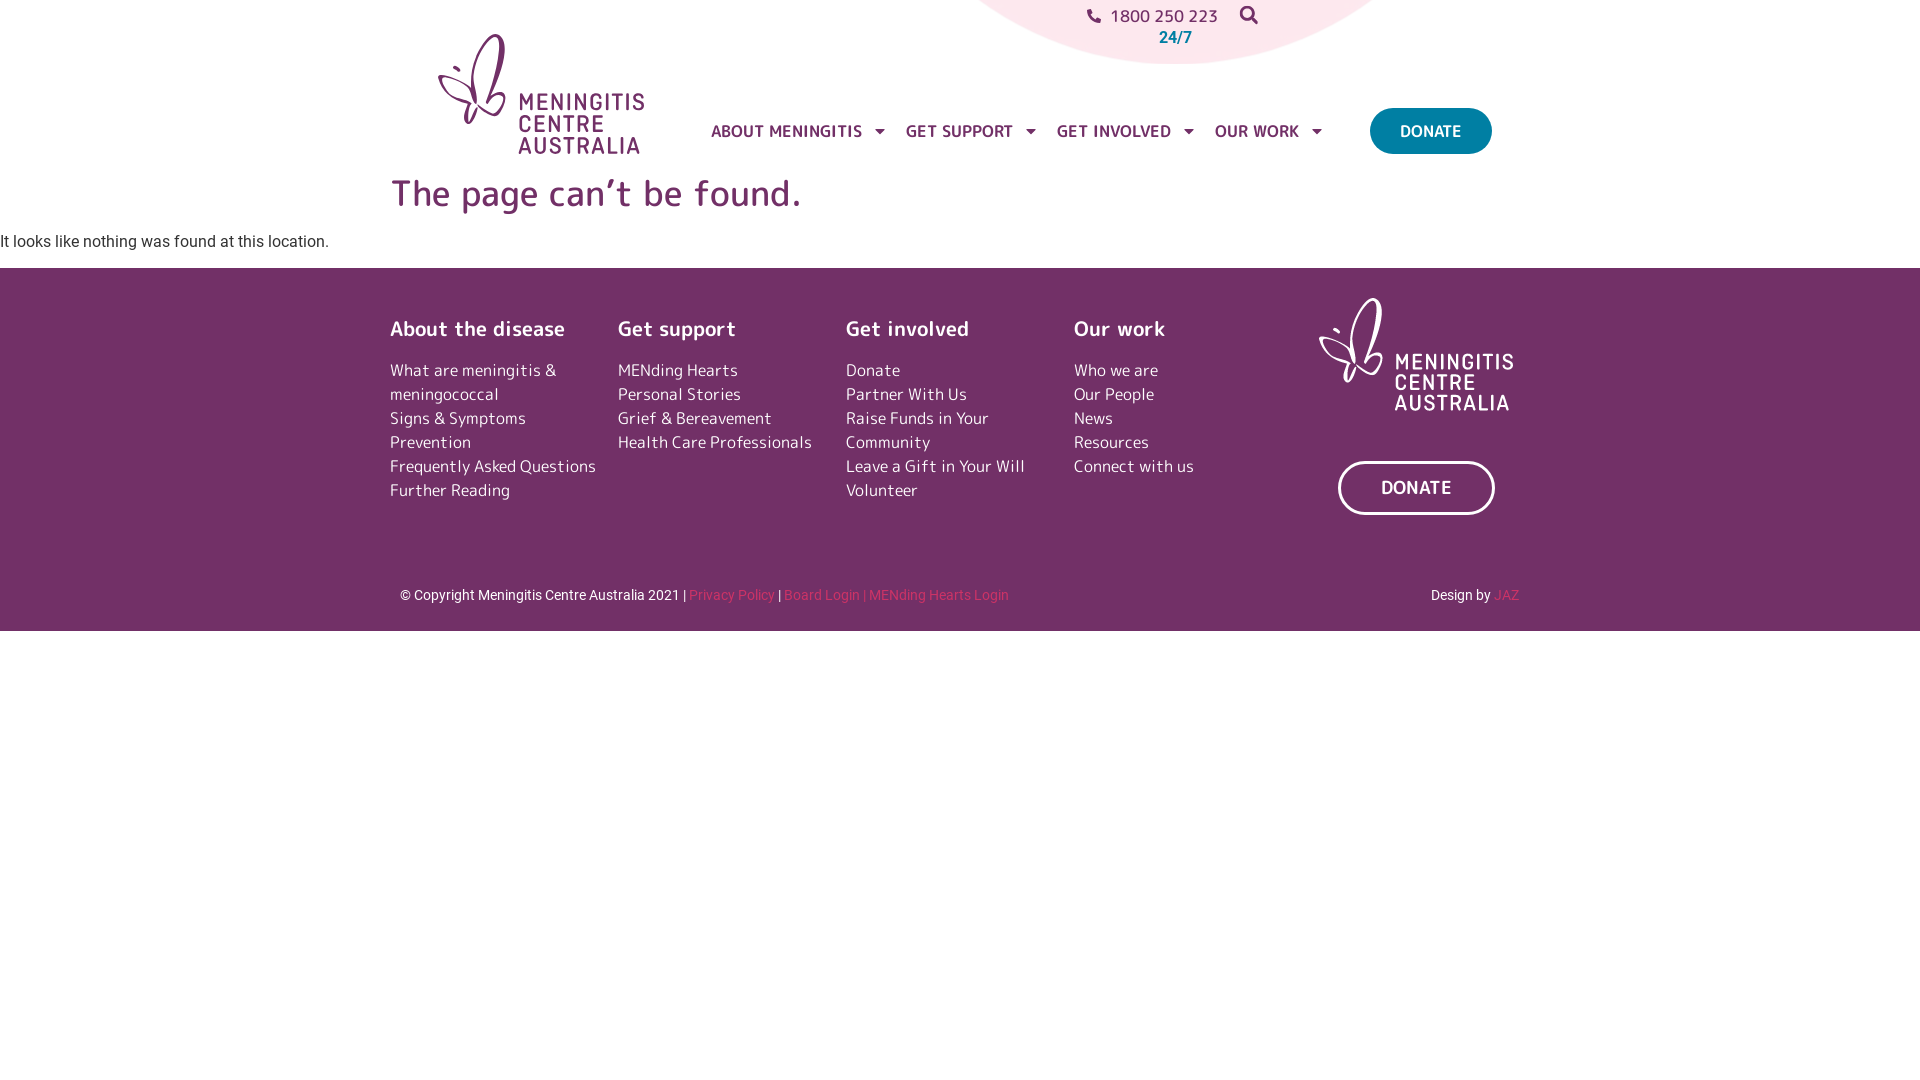 The height and width of the screenshot is (1080, 1920). What do you see at coordinates (1182, 441) in the screenshot?
I see `'Resources'` at bounding box center [1182, 441].